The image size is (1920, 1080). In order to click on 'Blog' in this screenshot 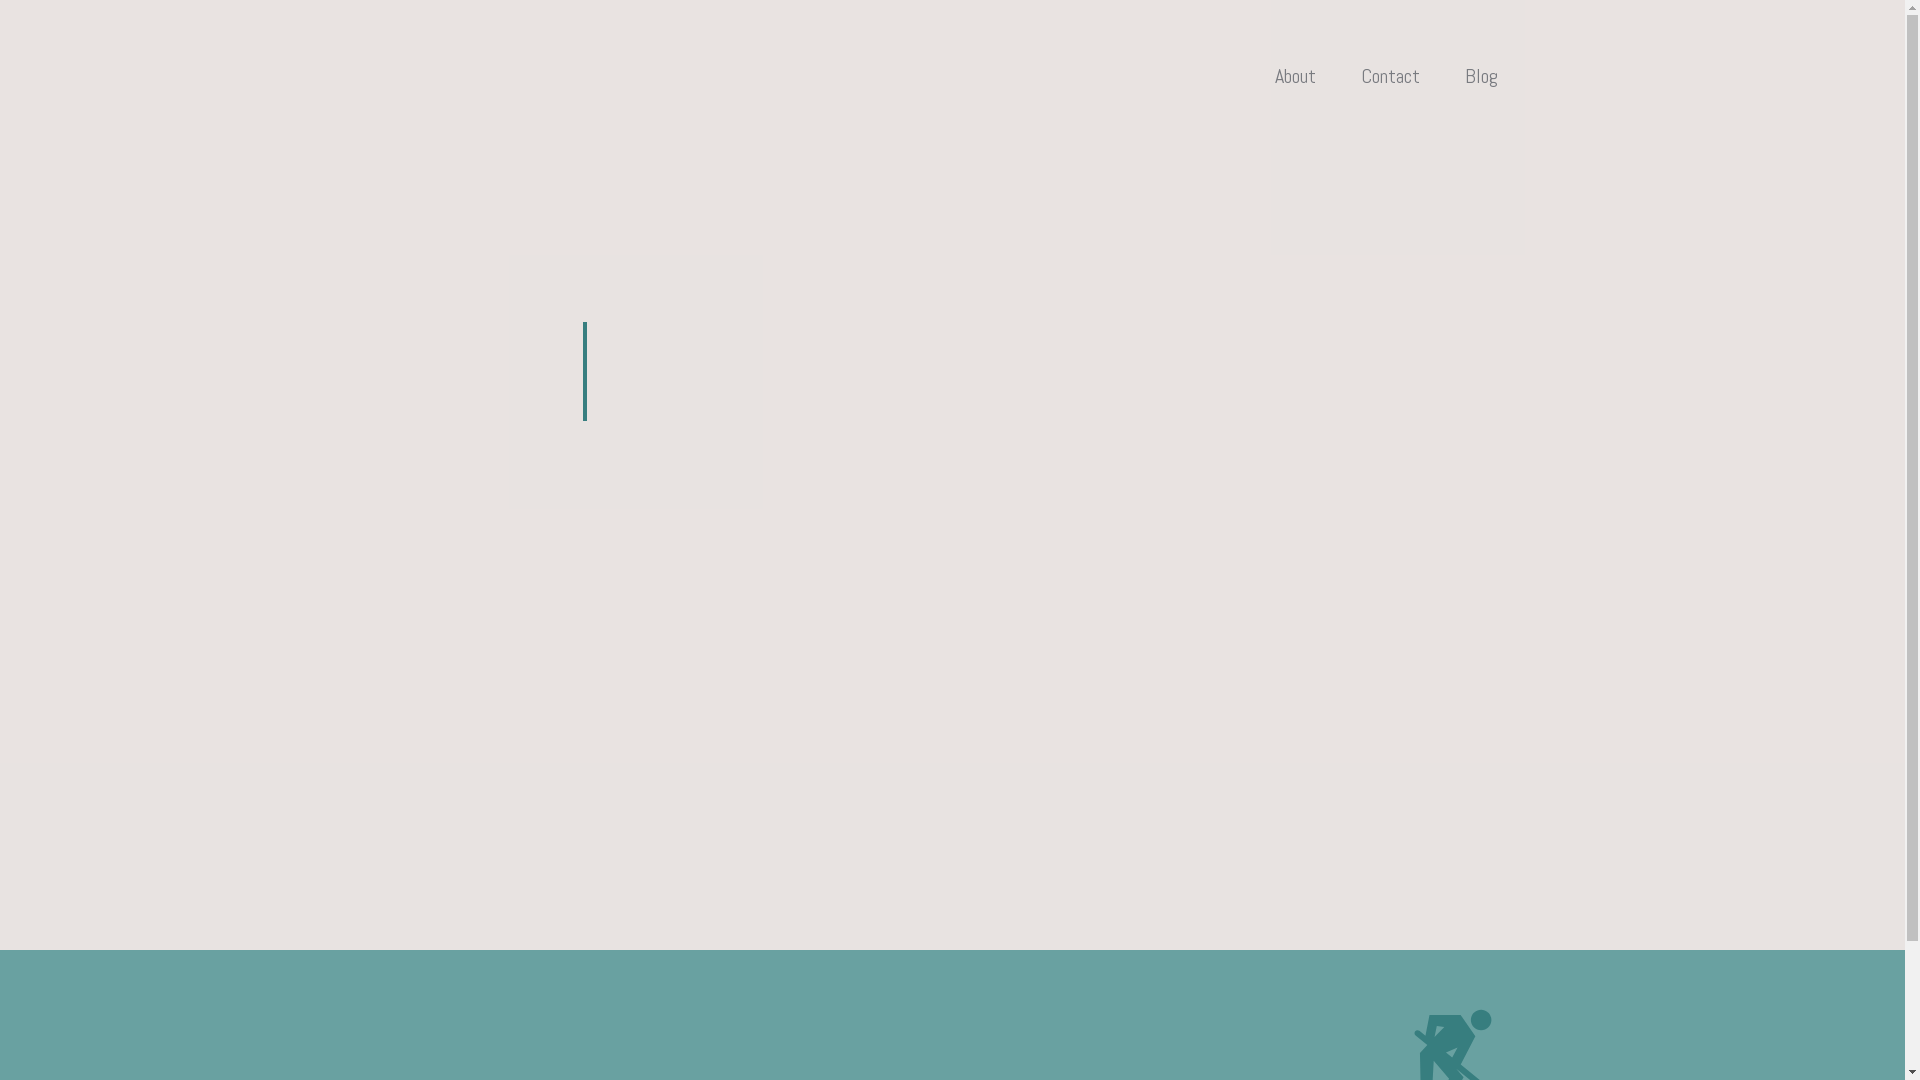, I will do `click(1480, 75)`.